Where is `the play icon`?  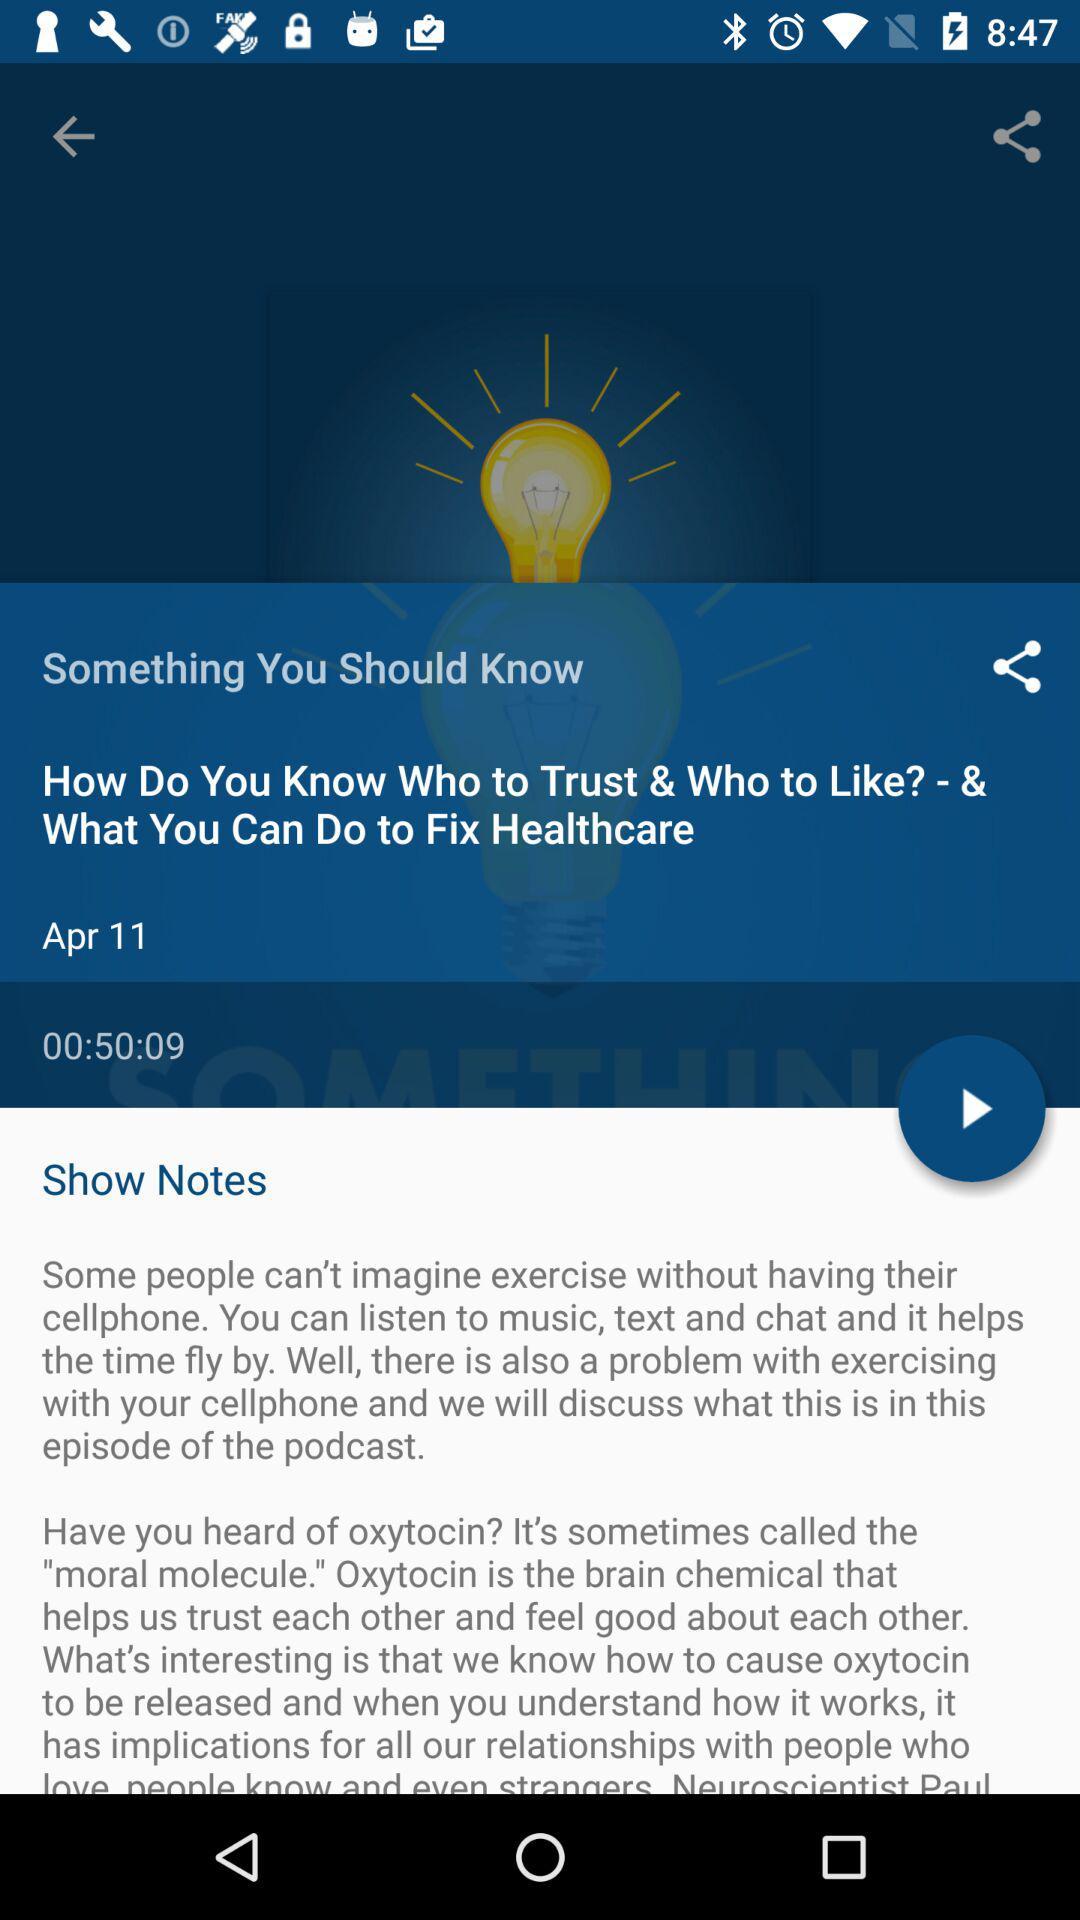
the play icon is located at coordinates (971, 1107).